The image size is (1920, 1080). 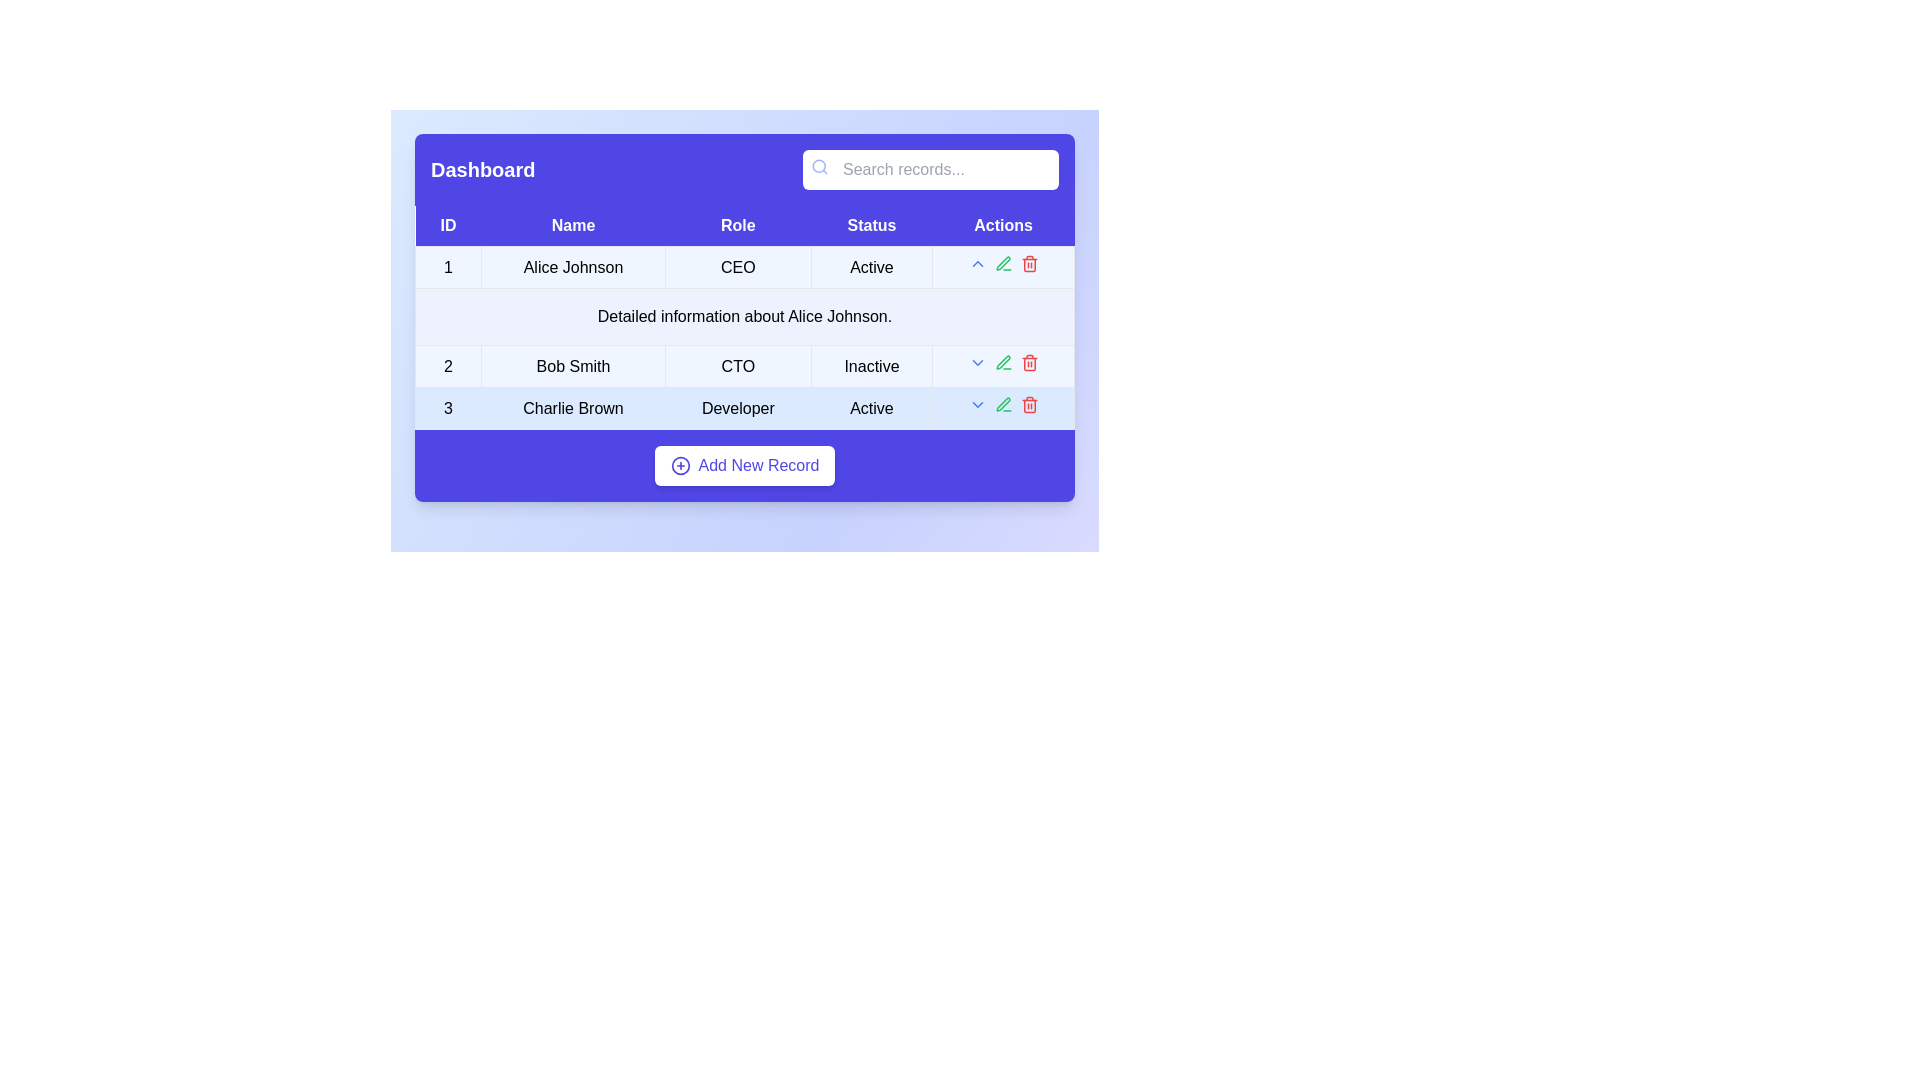 What do you see at coordinates (737, 225) in the screenshot?
I see `the 'Role' column header in the table, which is the third header from the left, positioned between 'Name' and 'Status'` at bounding box center [737, 225].